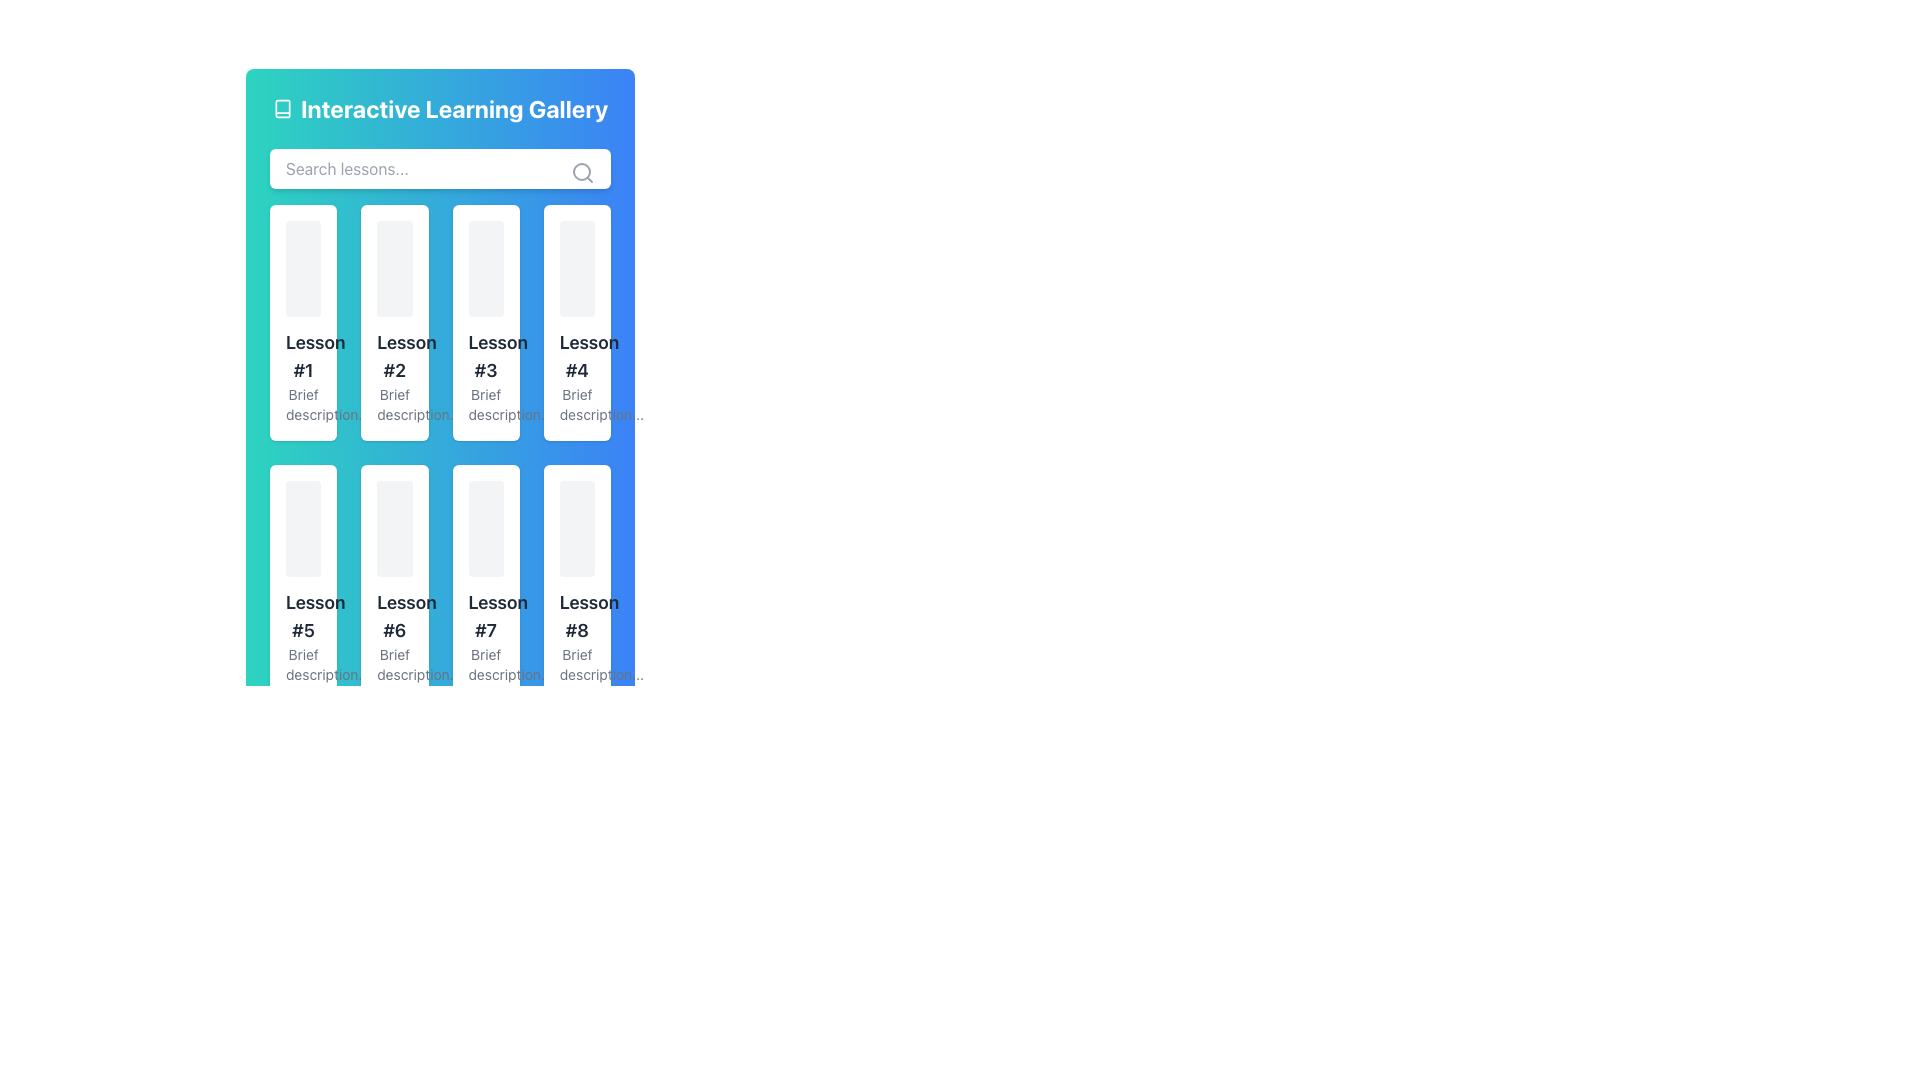 This screenshot has height=1080, width=1920. What do you see at coordinates (302, 405) in the screenshot?
I see `contextual text located at the bottom section of the card labeled 'Lesson #1' positioned in the main layout grid` at bounding box center [302, 405].